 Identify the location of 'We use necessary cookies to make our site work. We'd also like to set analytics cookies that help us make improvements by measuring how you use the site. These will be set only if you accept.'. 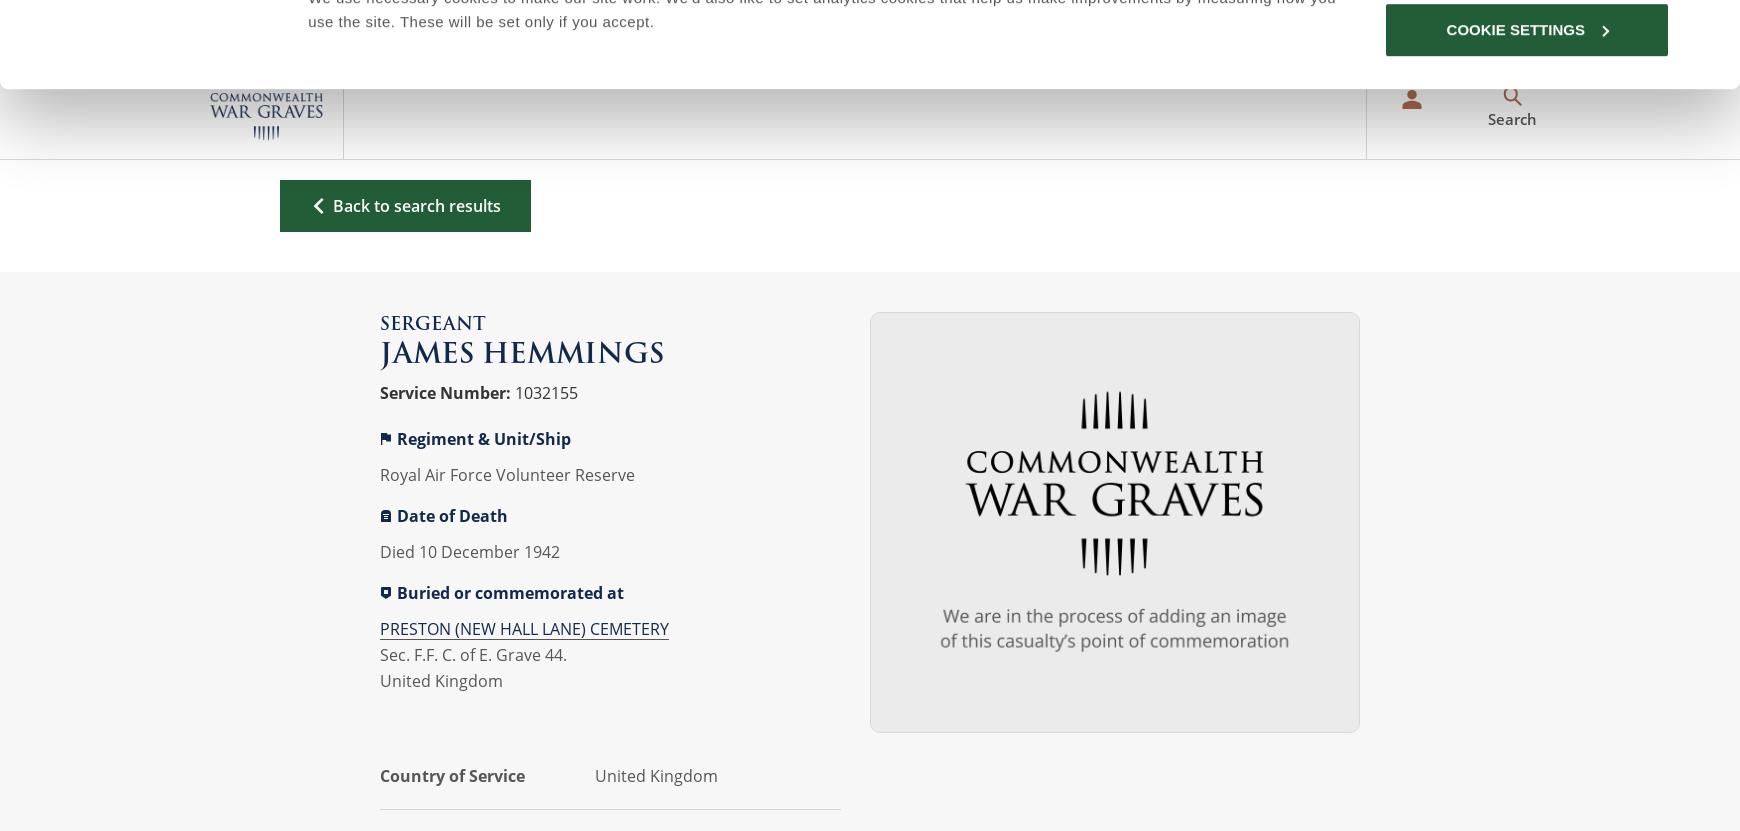
(307, 94).